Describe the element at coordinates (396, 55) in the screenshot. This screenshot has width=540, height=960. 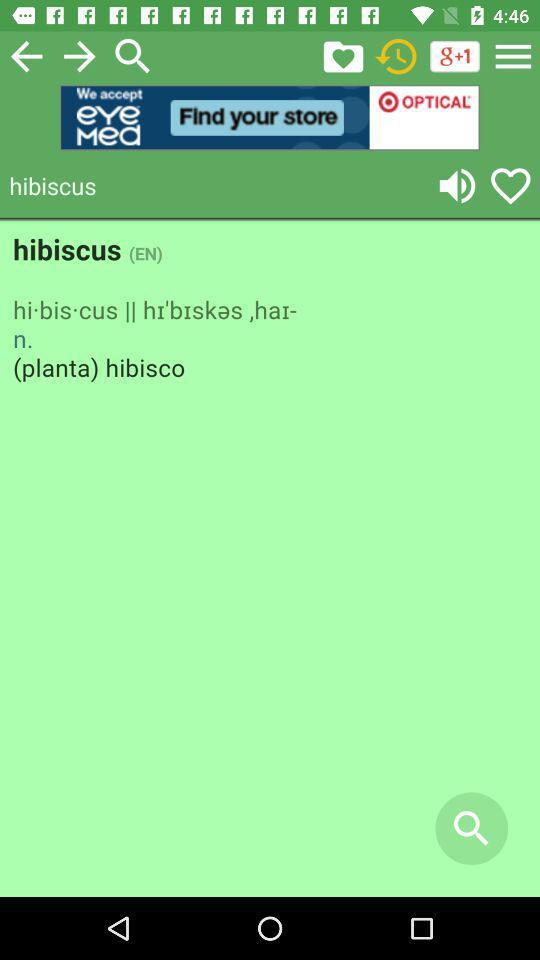
I see `set time of option` at that location.